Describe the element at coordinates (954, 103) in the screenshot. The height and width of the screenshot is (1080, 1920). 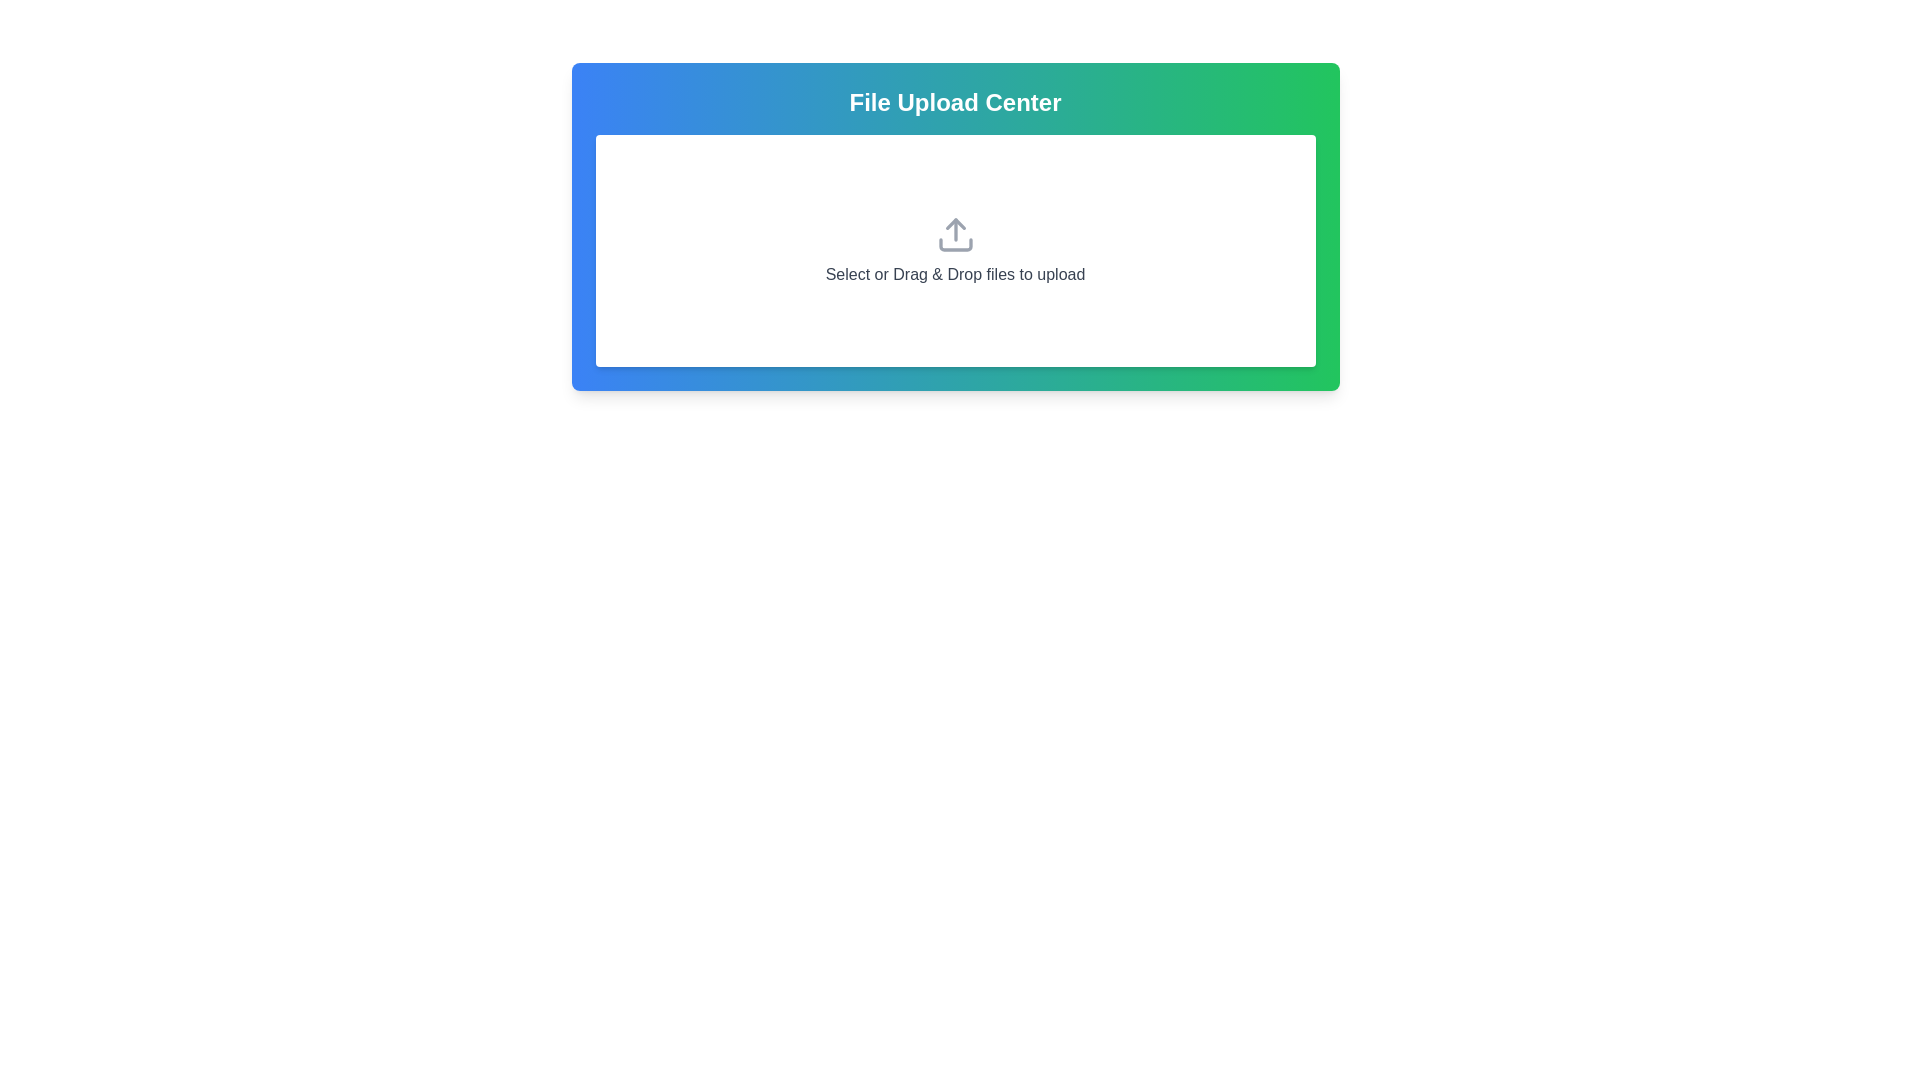
I see `the 'File Upload Center' text element, which is bold and white, positioned at the top of a gradient background transitioning from blue to green` at that location.